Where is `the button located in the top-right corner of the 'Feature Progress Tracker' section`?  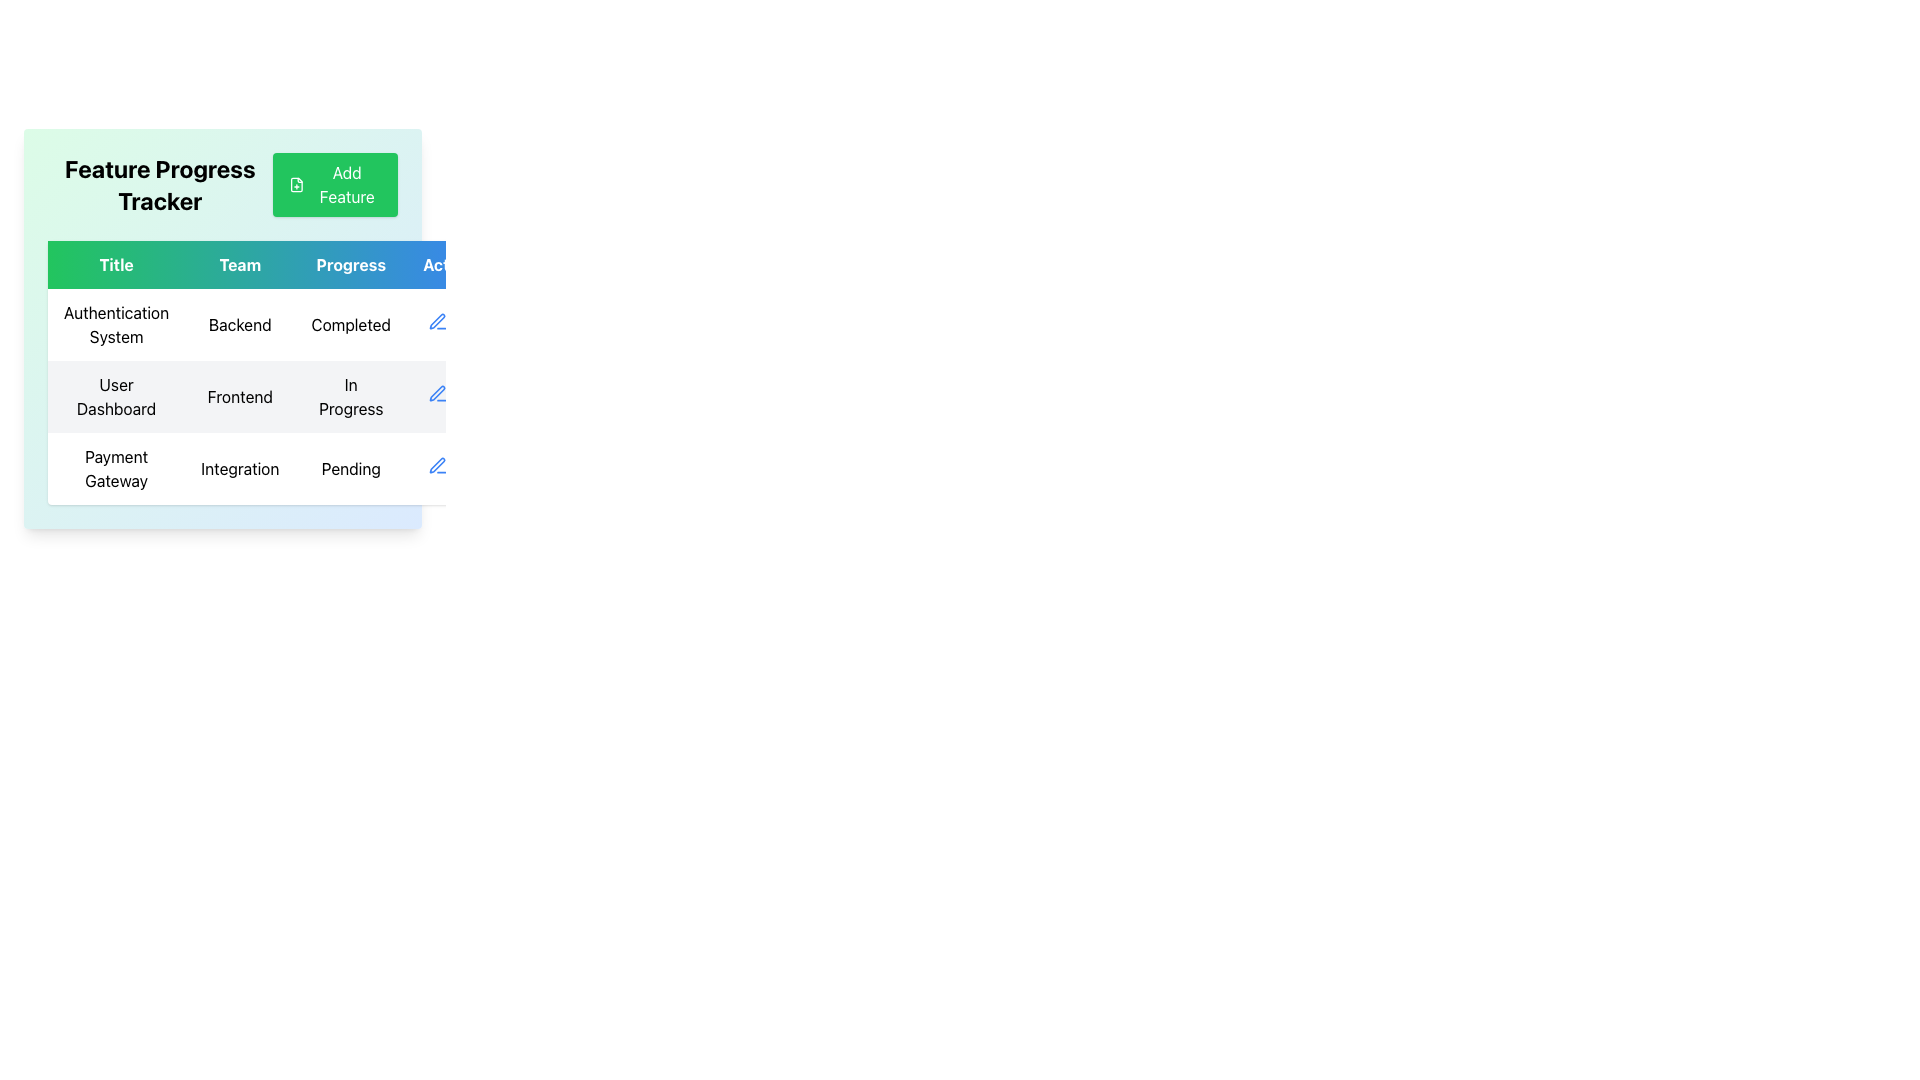 the button located in the top-right corner of the 'Feature Progress Tracker' section is located at coordinates (335, 185).